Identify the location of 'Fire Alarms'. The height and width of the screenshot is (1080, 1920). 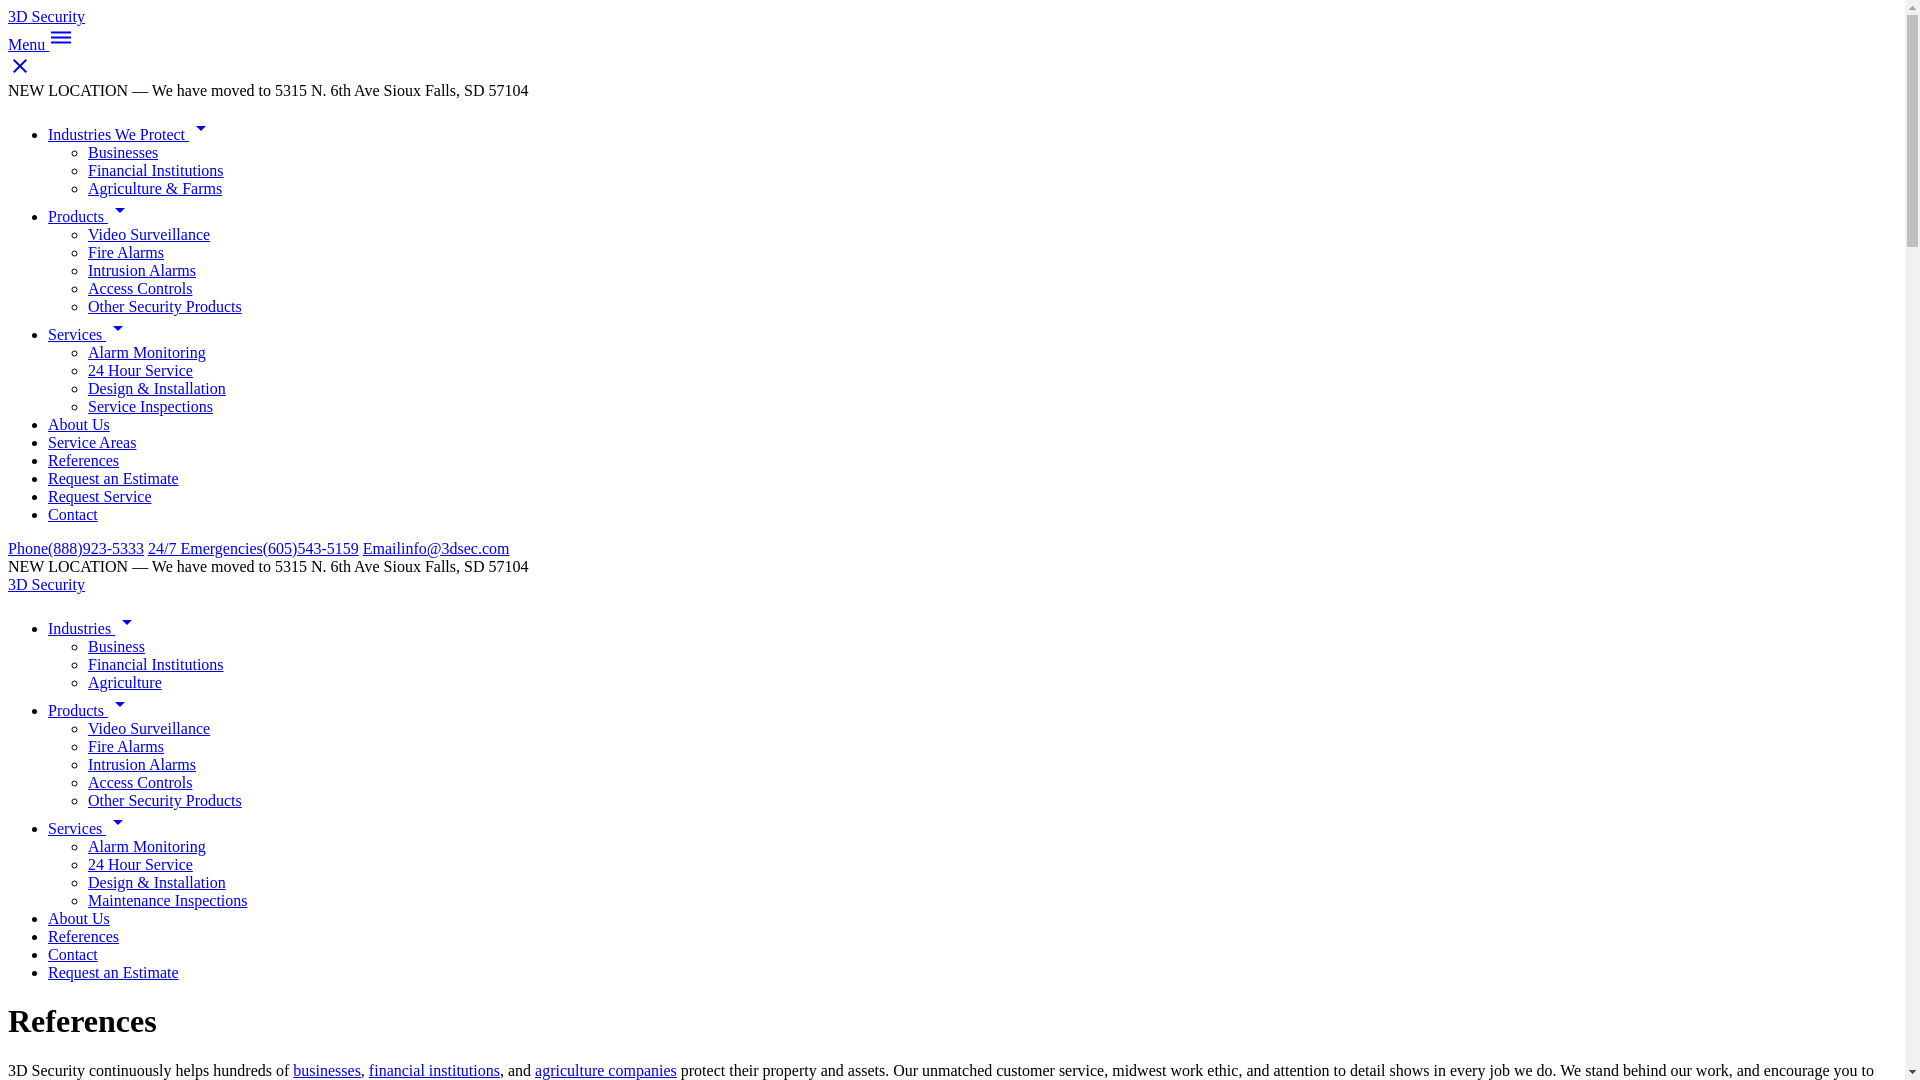
(124, 251).